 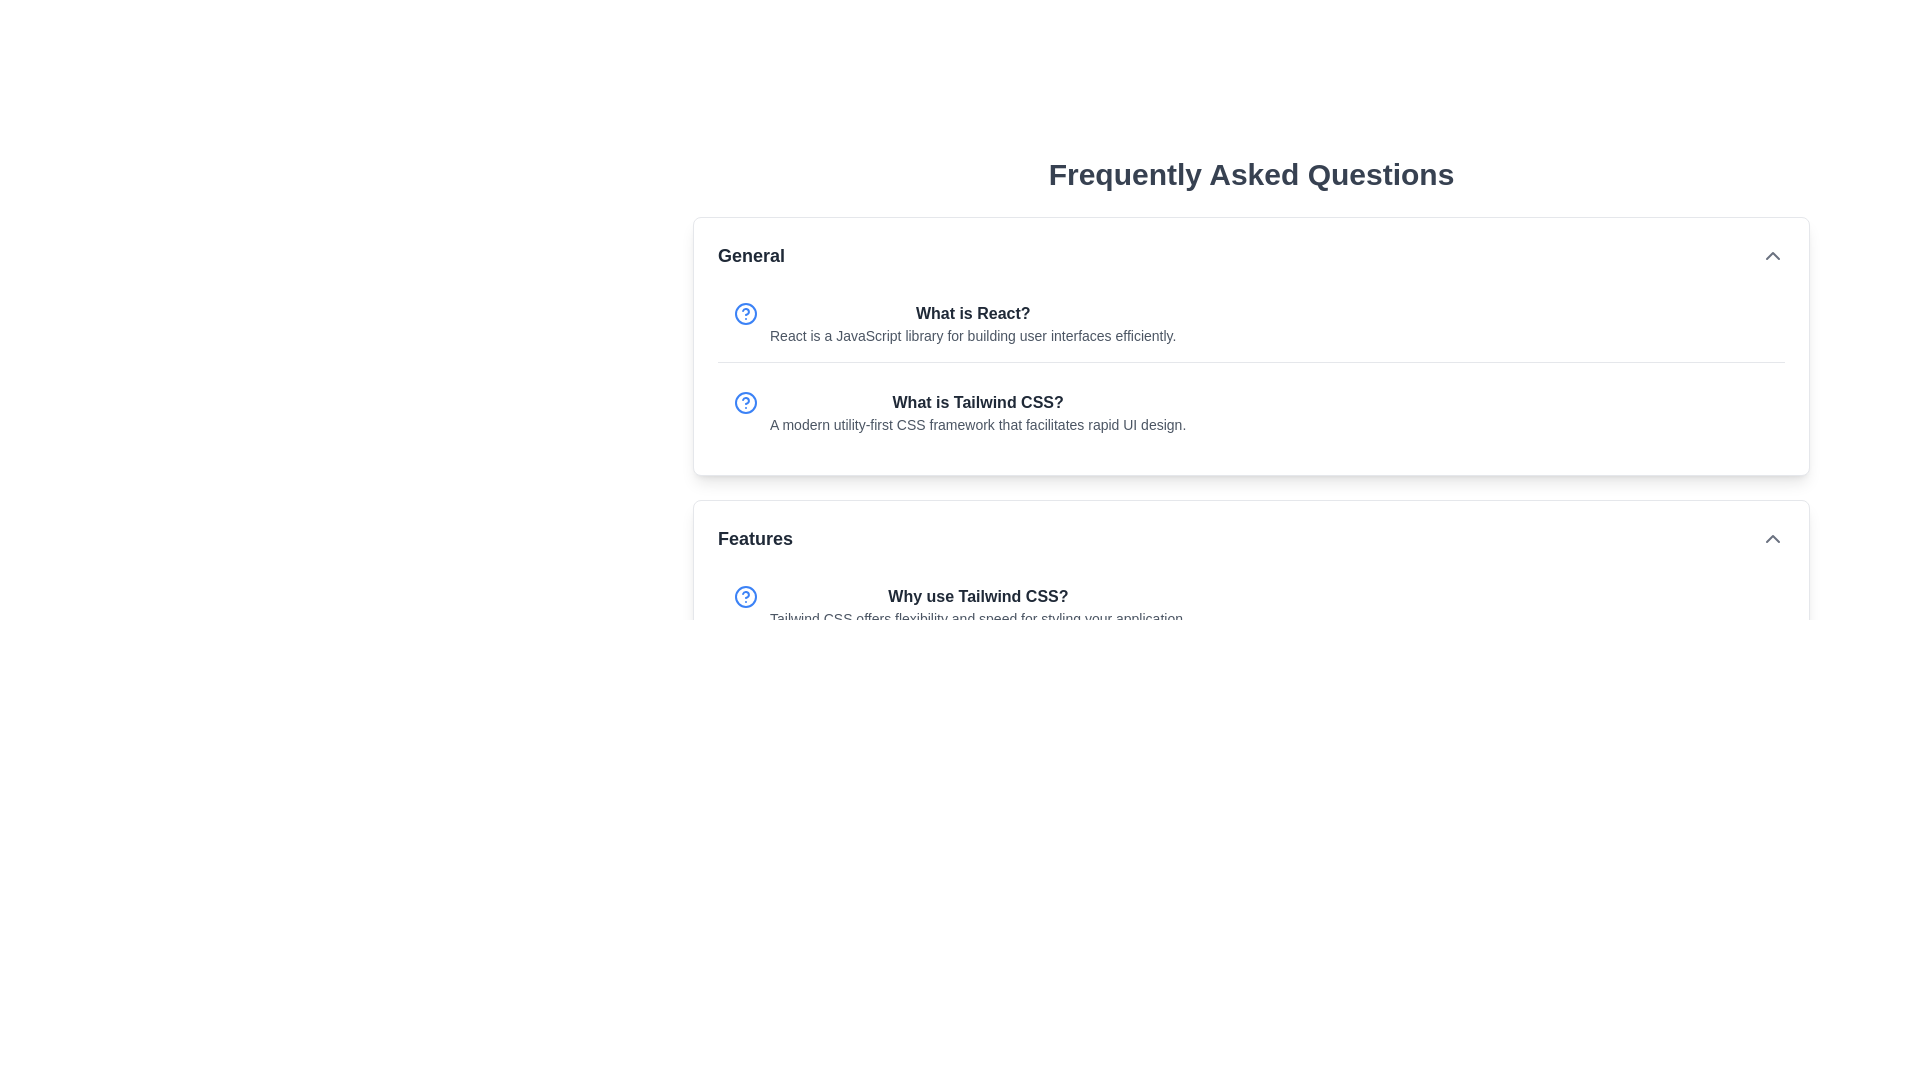 What do you see at coordinates (744, 313) in the screenshot?
I see `the graphical component of the SVG-based icon located to the left of the 'What is React?' text in the 'General' section of the FAQ layout` at bounding box center [744, 313].